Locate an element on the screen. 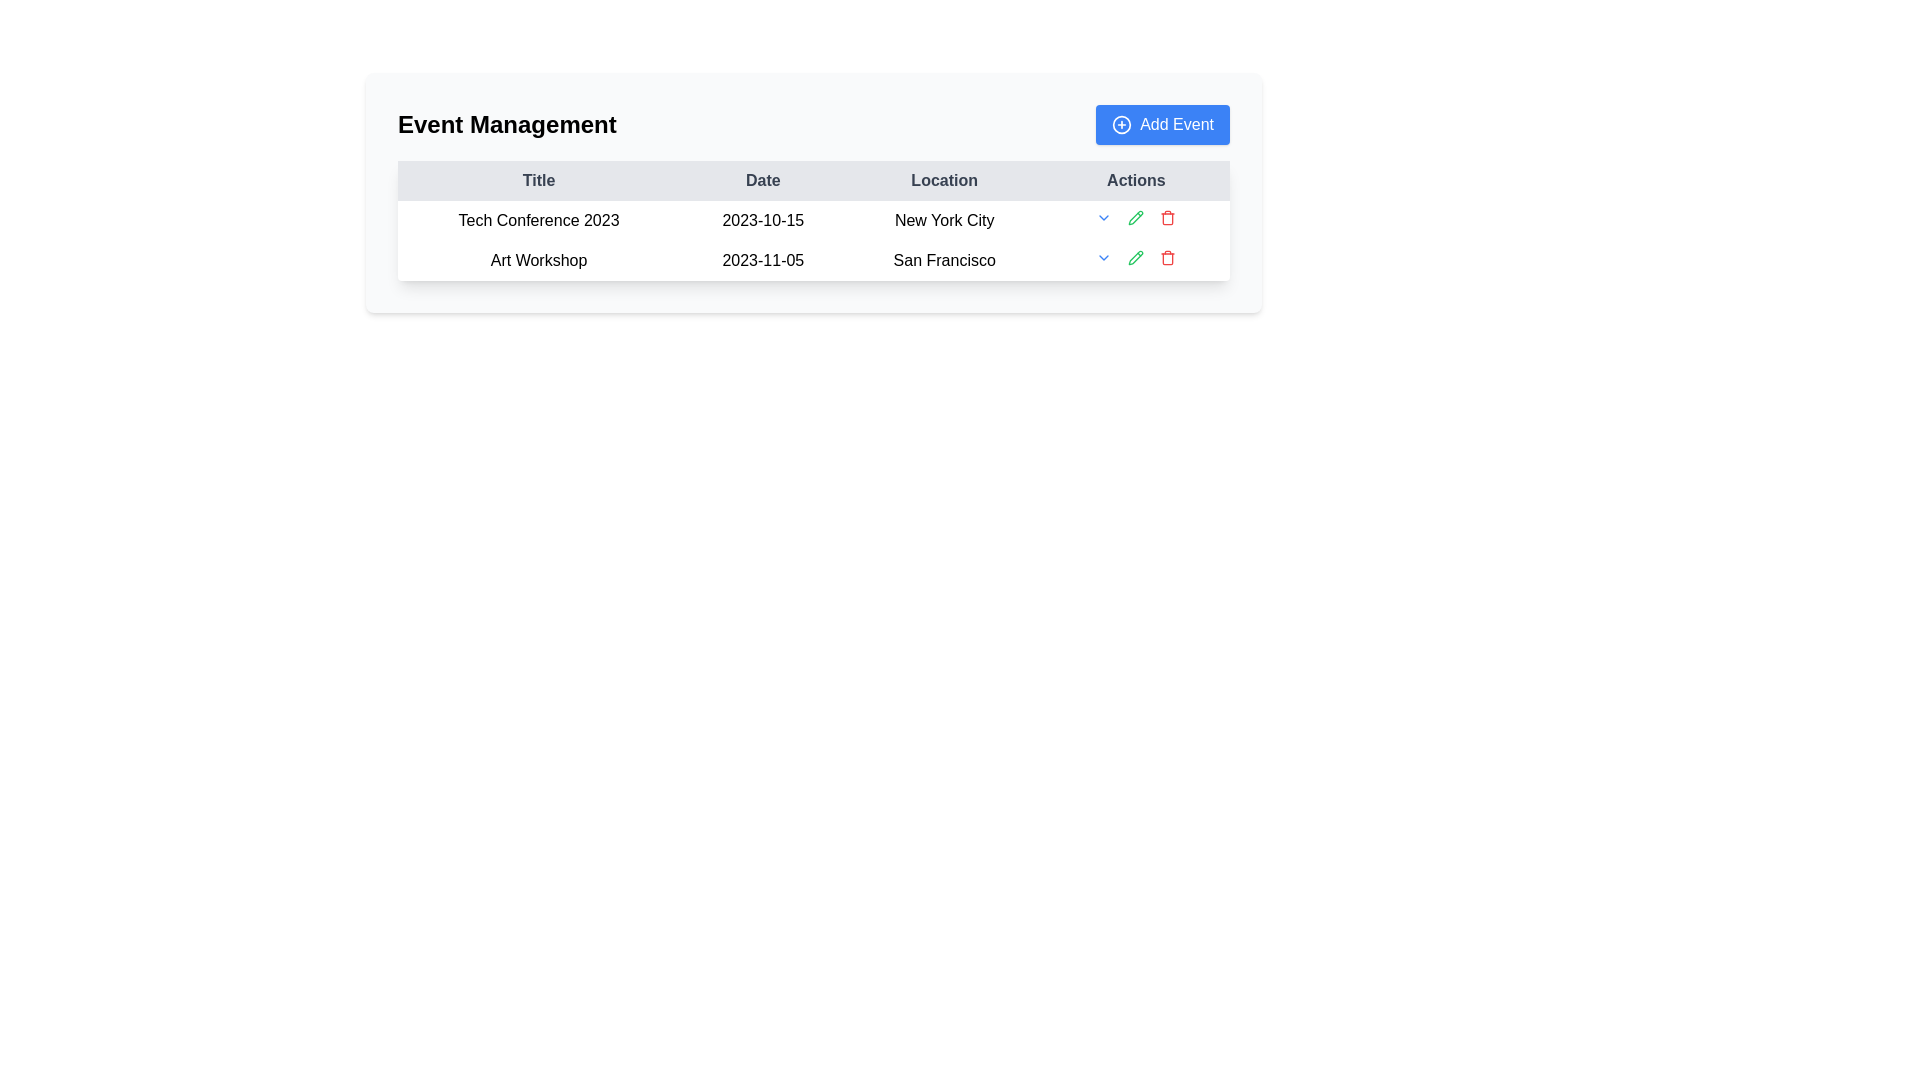 This screenshot has height=1080, width=1920. the text label displaying 'Art Workshop', which is located in the second row of the 'Title' column in the data table is located at coordinates (539, 260).